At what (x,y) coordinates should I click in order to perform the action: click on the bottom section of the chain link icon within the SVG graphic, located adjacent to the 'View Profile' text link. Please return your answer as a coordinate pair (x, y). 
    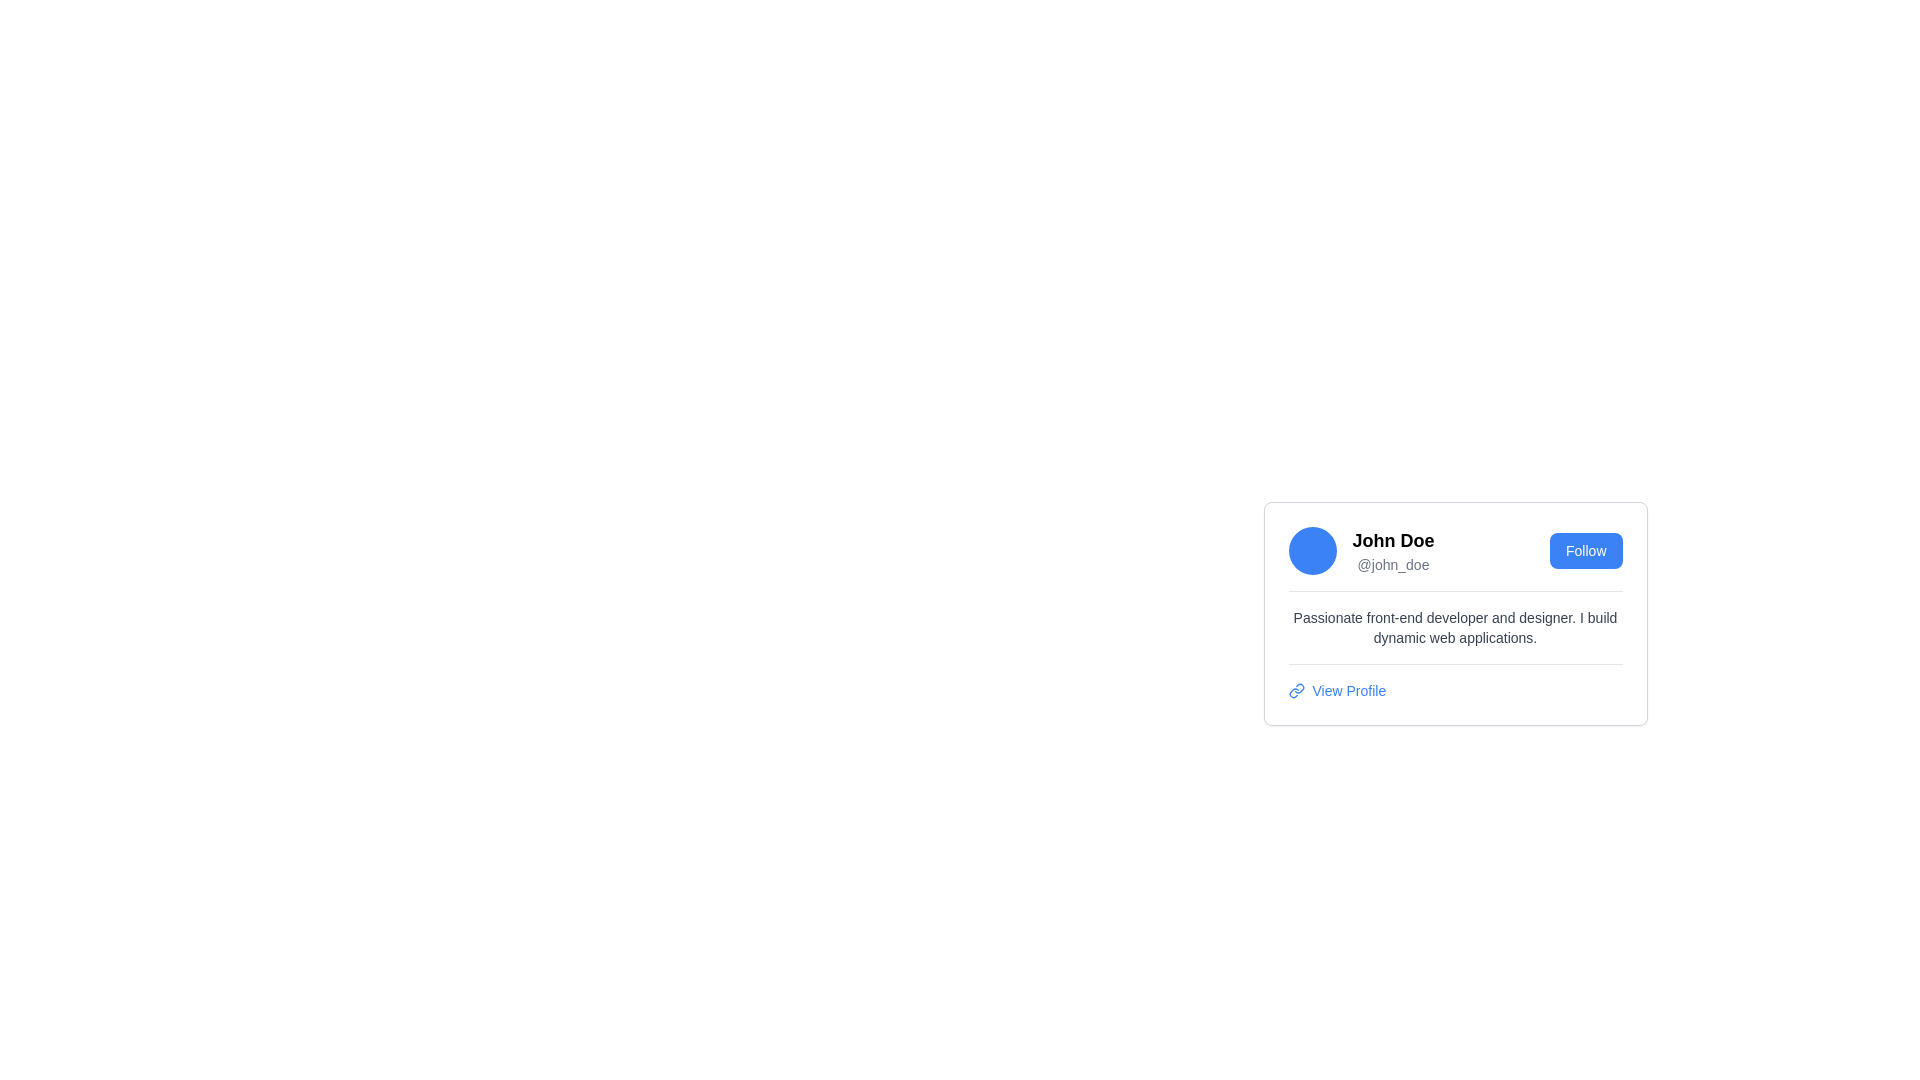
    Looking at the image, I should click on (1293, 692).